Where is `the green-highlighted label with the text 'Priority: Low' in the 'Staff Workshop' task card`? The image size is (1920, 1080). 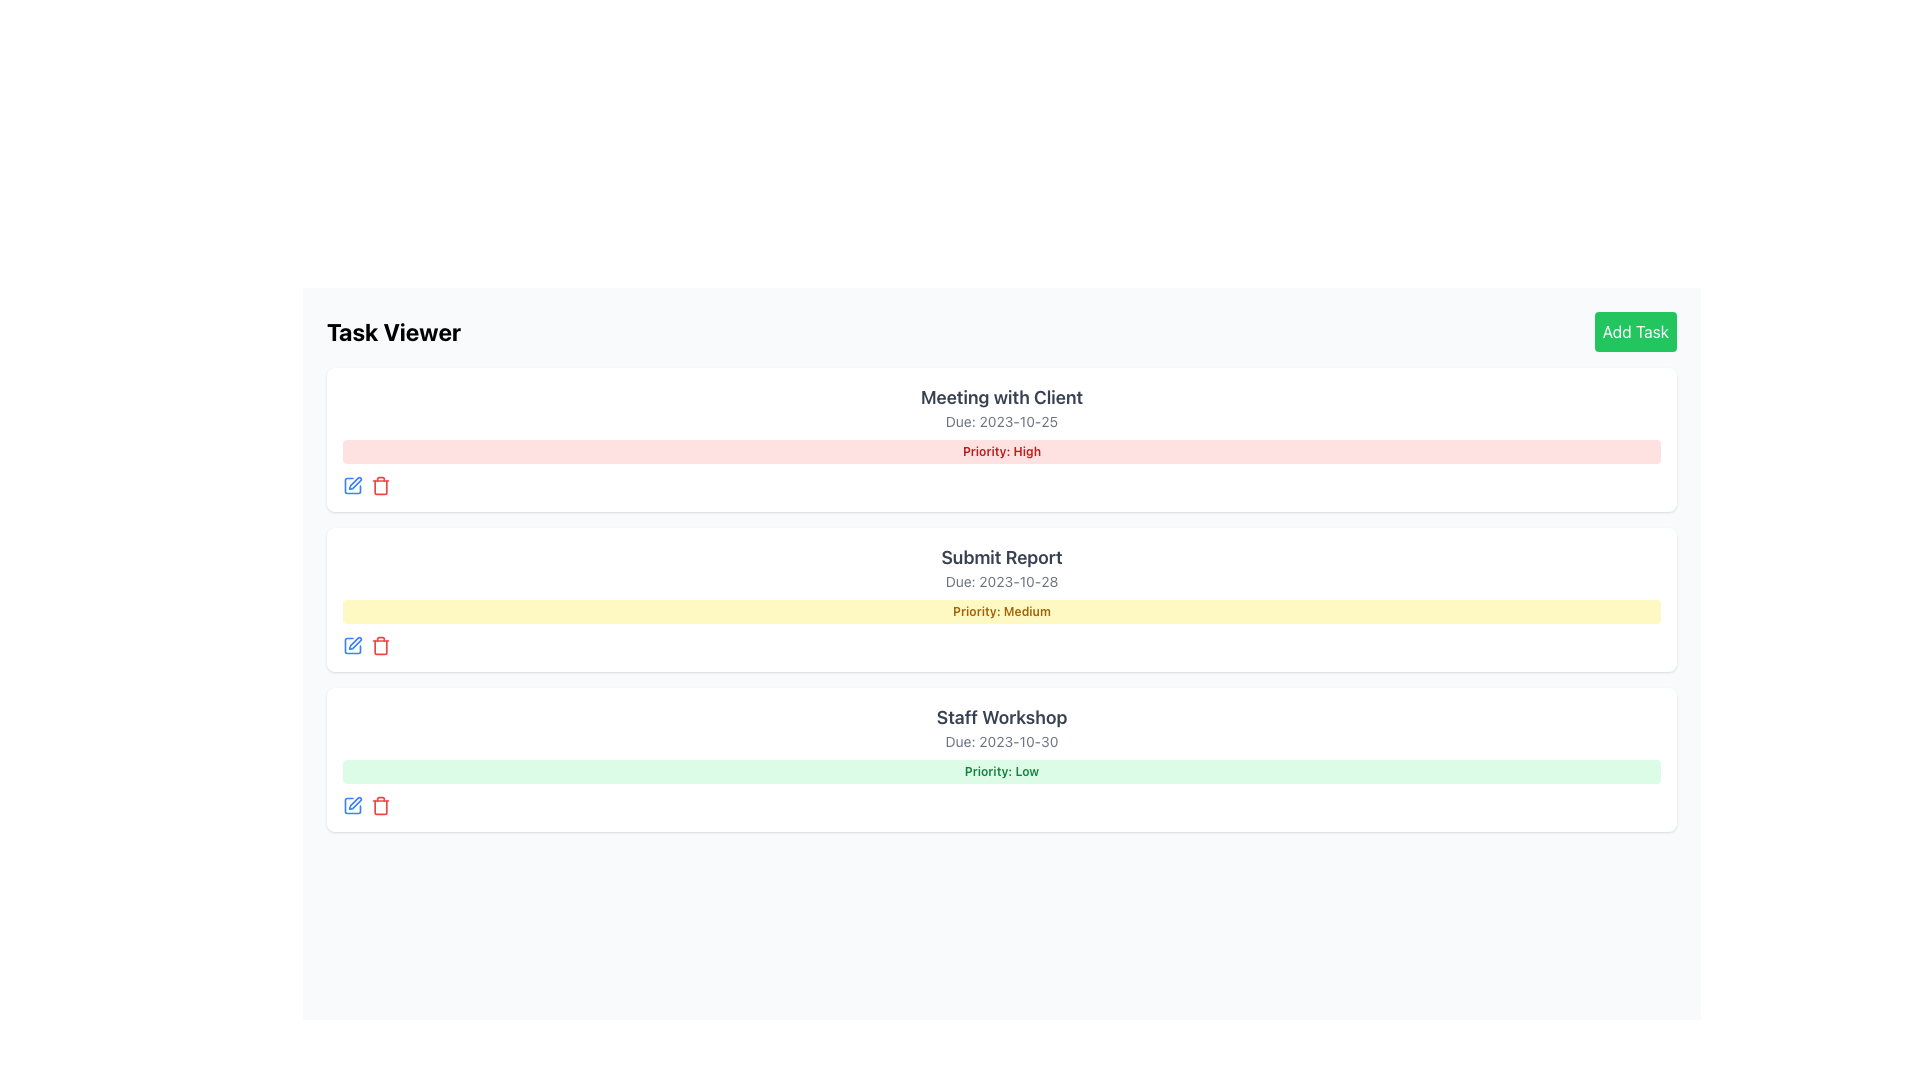
the green-highlighted label with the text 'Priority: Low' in the 'Staff Workshop' task card is located at coordinates (1002, 770).